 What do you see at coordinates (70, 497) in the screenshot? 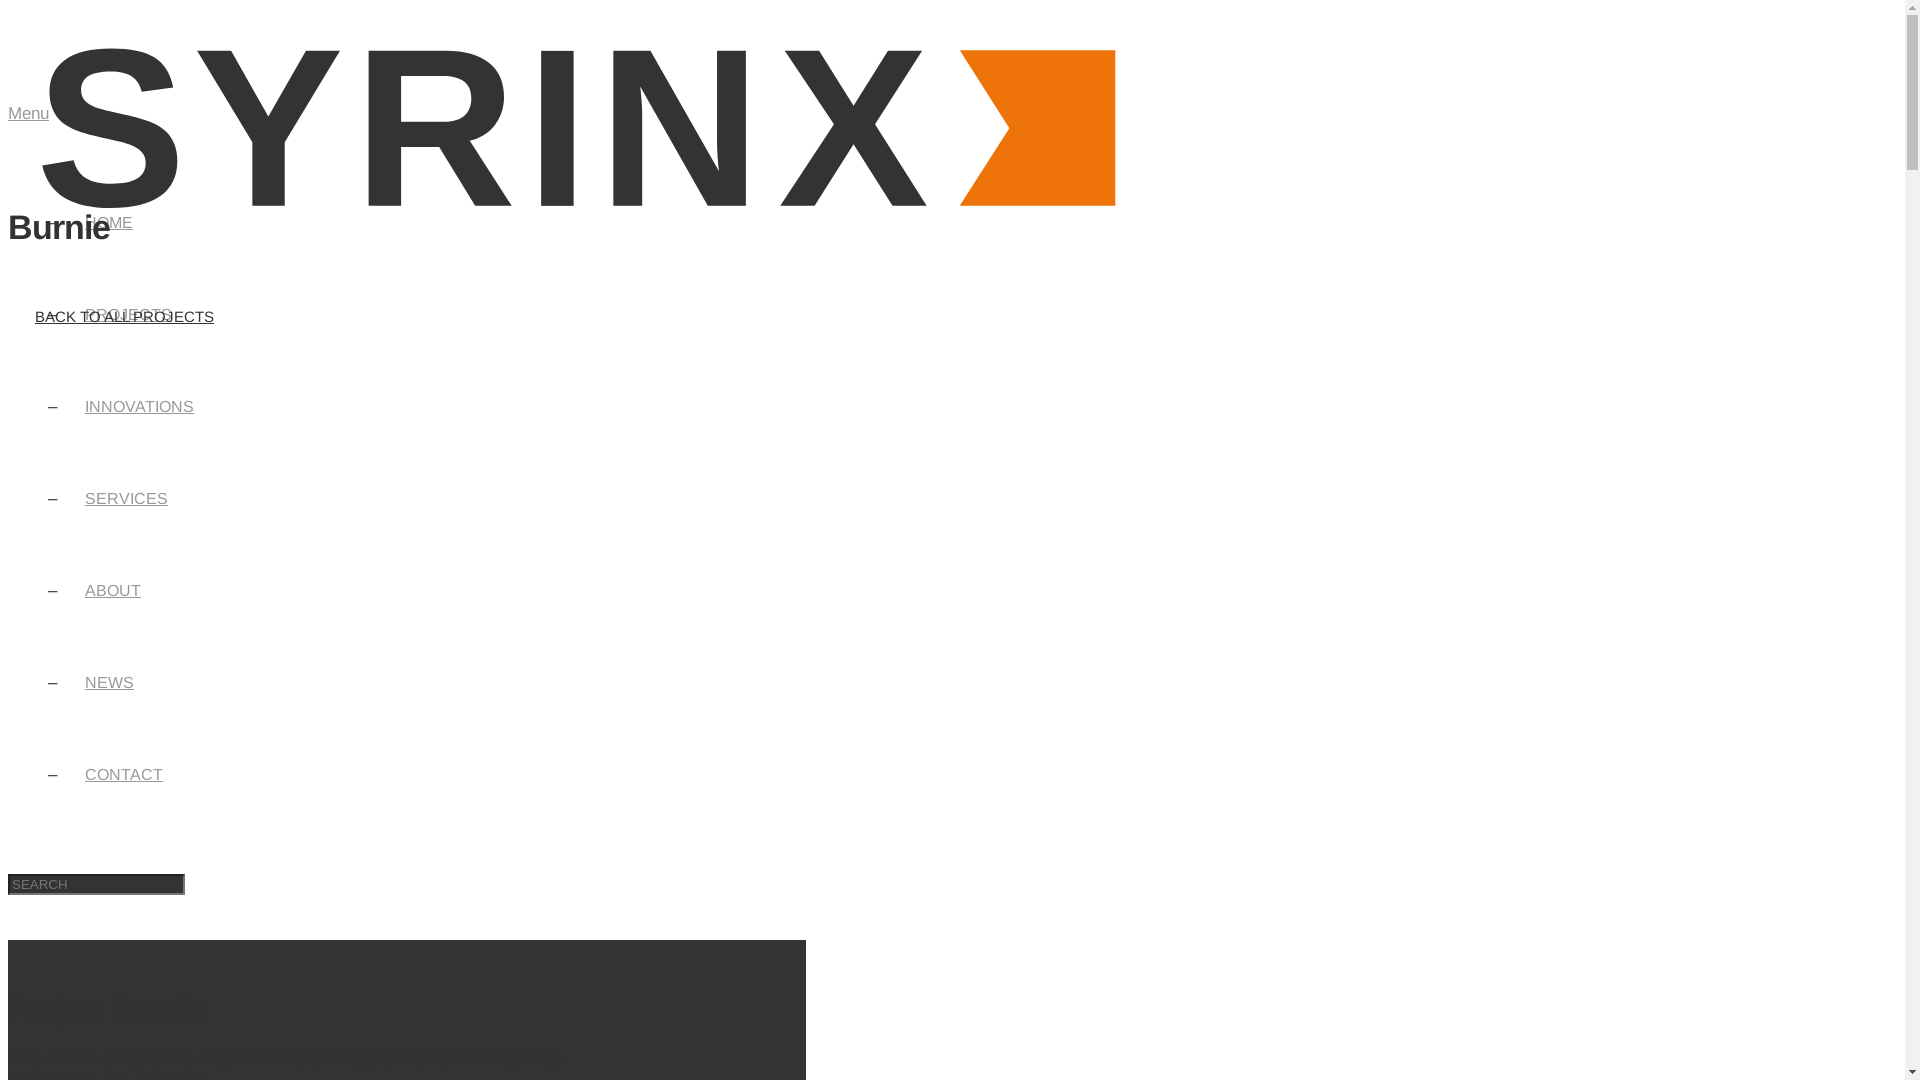
I see `'SERVICES'` at bounding box center [70, 497].